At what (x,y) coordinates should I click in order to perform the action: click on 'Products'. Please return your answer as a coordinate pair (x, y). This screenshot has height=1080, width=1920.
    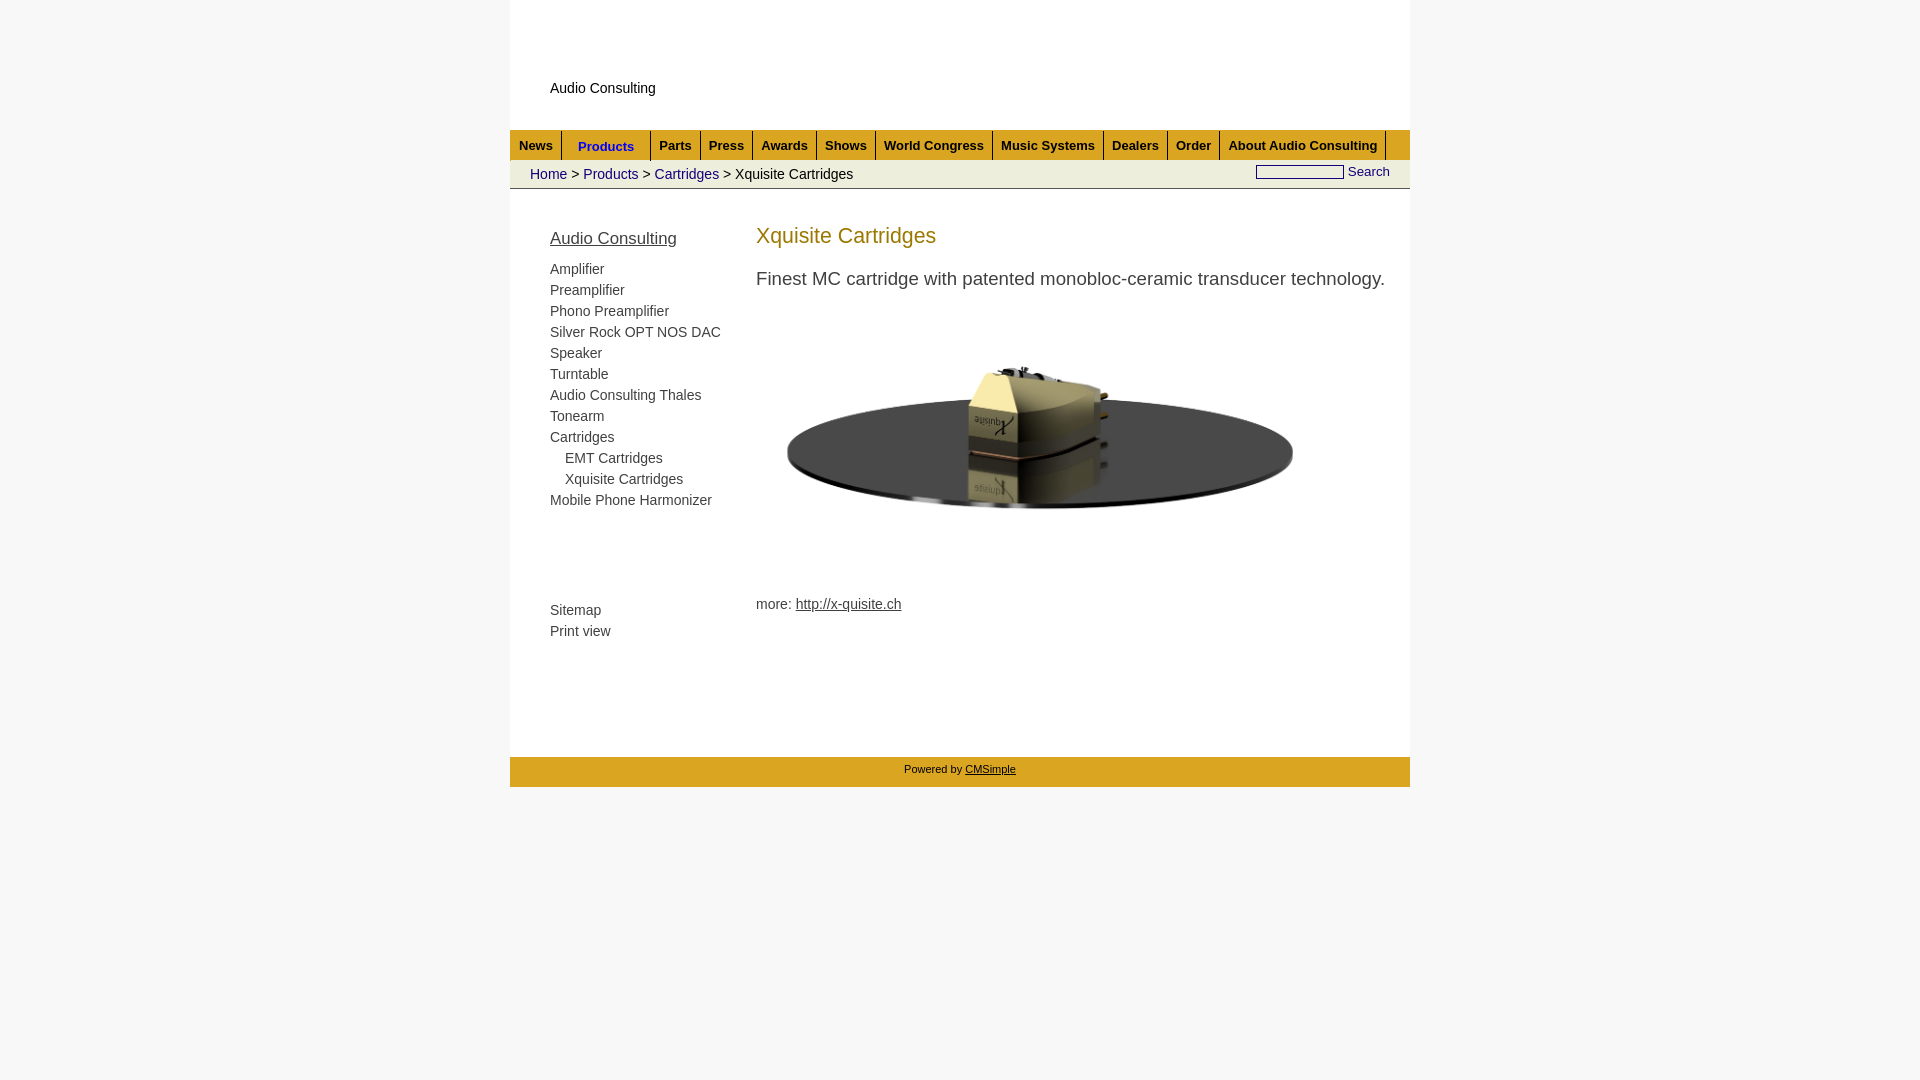
    Looking at the image, I should click on (609, 172).